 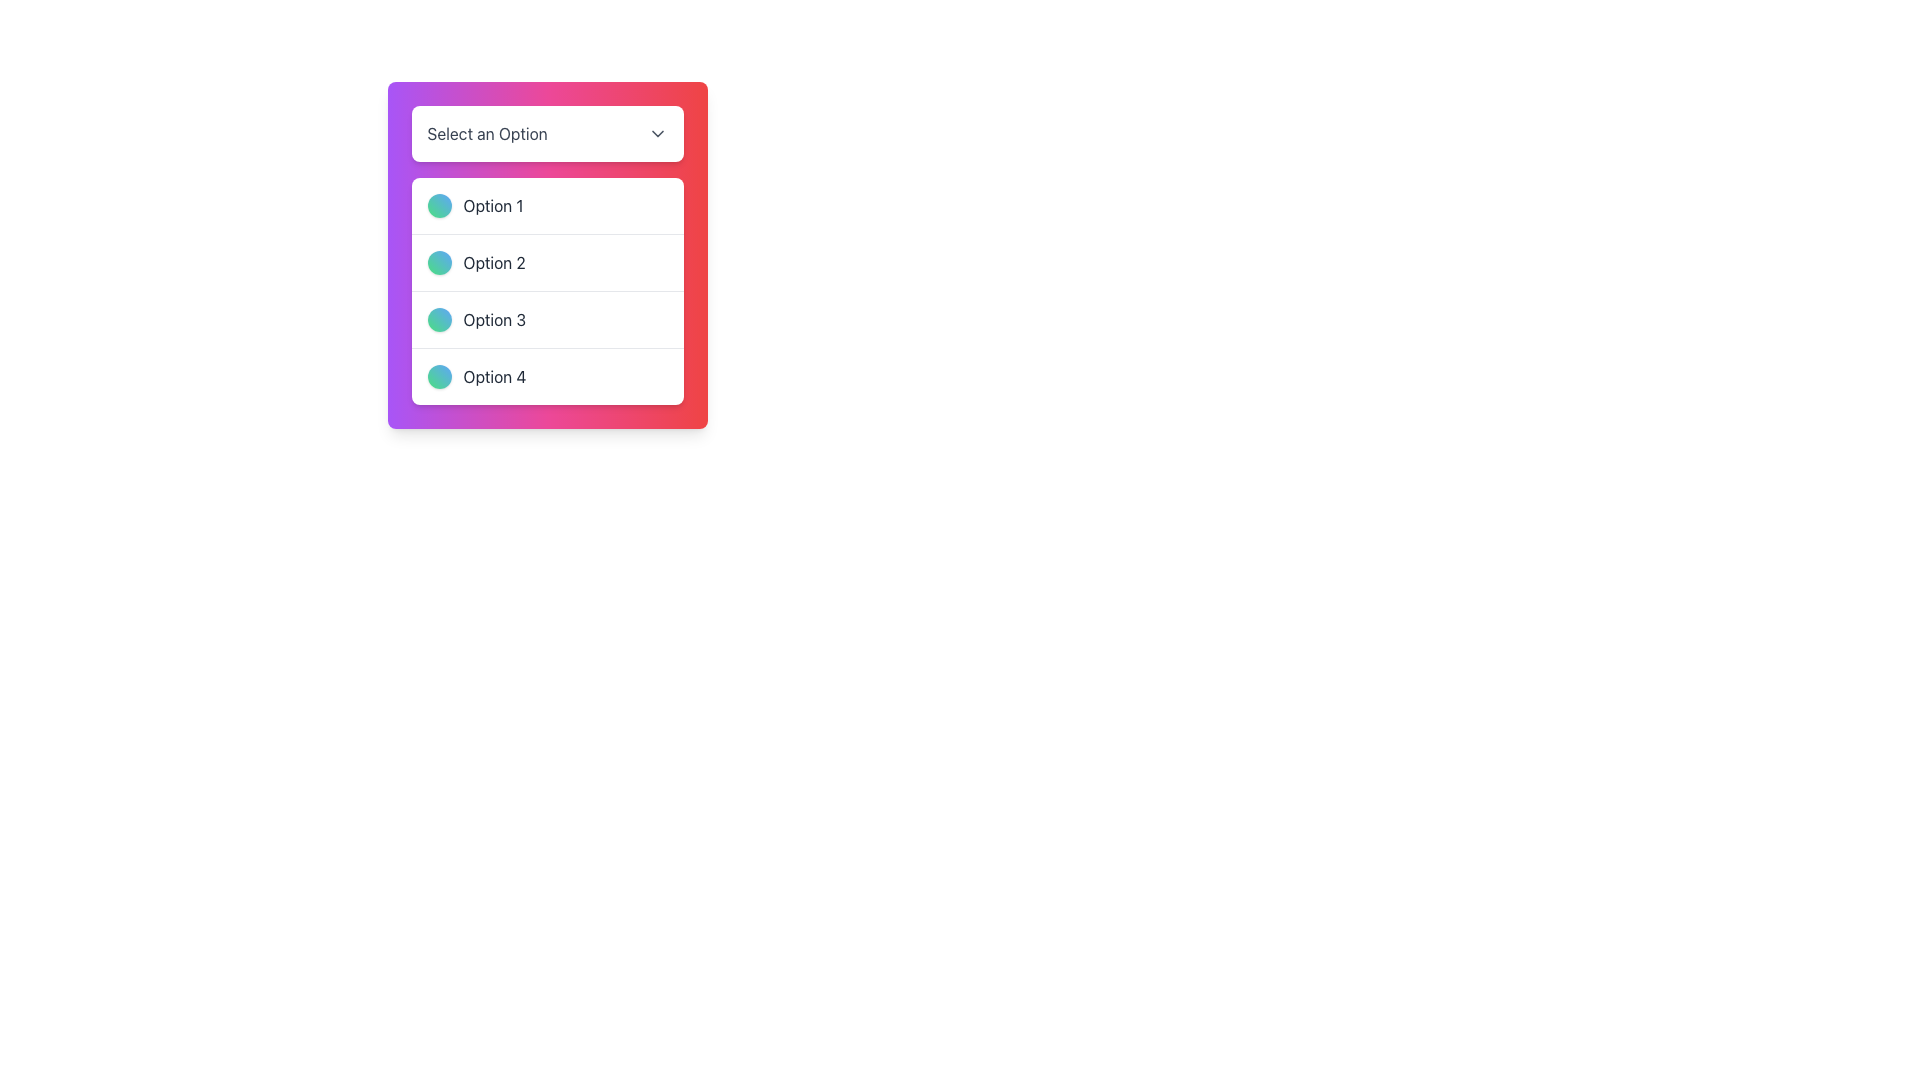 I want to click on the decorative icon for the menu option 'Option 3', which is the leftmost element in the third item of a vertical list under a dropdown menu, so click(x=438, y=319).